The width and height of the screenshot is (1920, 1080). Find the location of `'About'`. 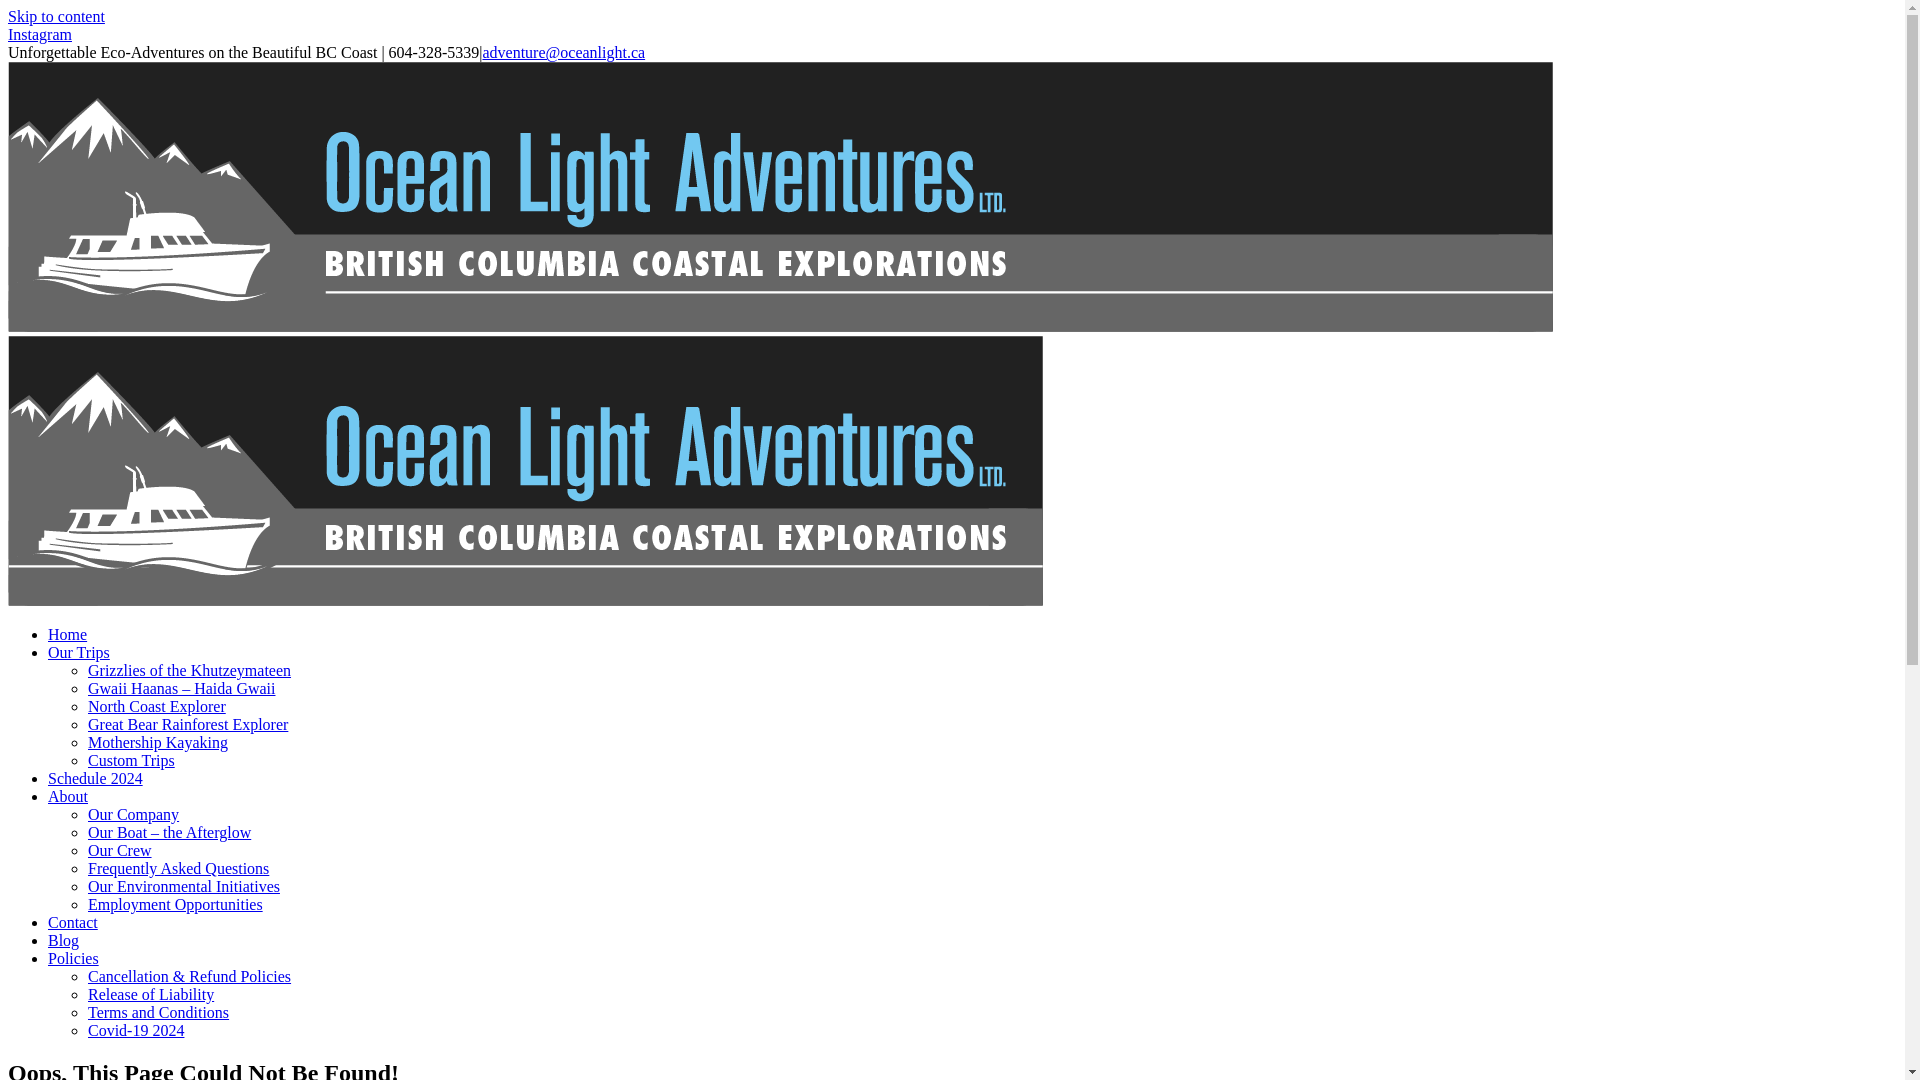

'About' is located at coordinates (67, 795).